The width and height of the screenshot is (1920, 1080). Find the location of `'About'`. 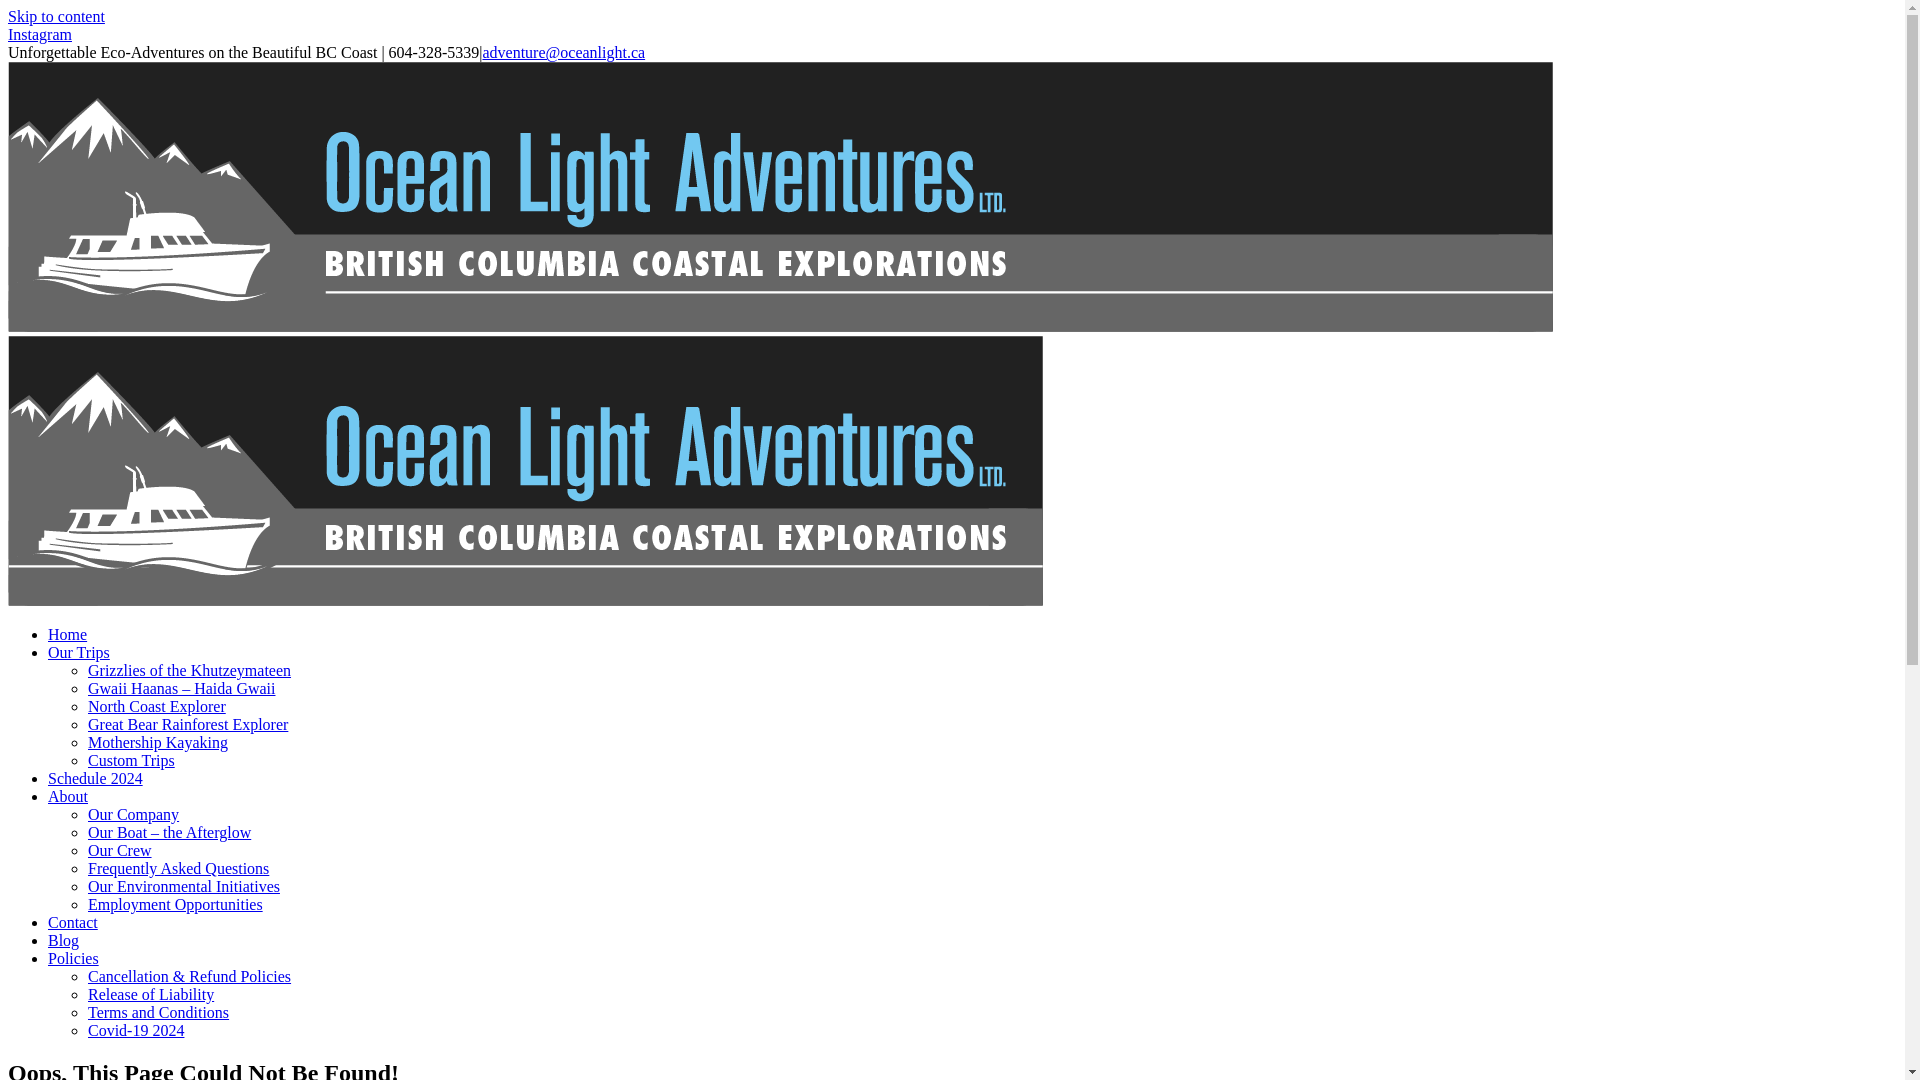

'About' is located at coordinates (67, 795).